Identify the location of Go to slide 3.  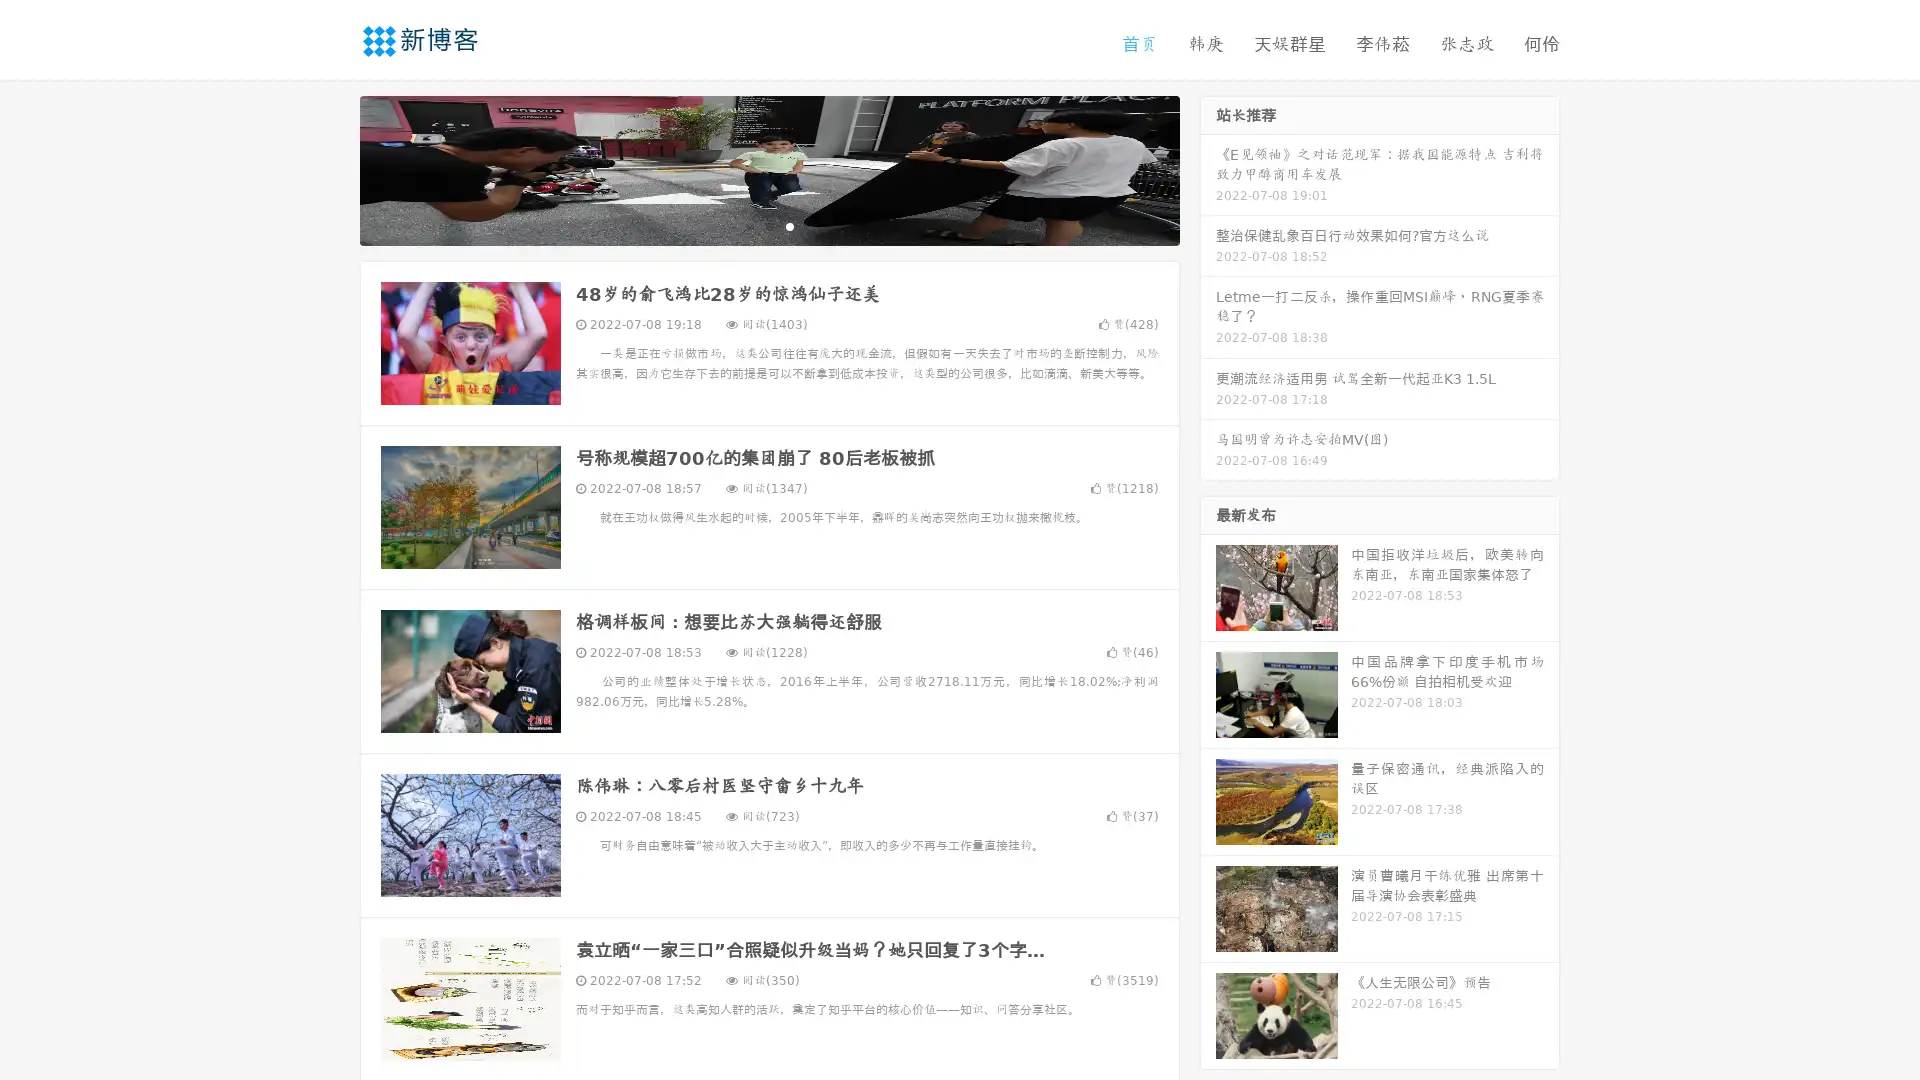
(789, 225).